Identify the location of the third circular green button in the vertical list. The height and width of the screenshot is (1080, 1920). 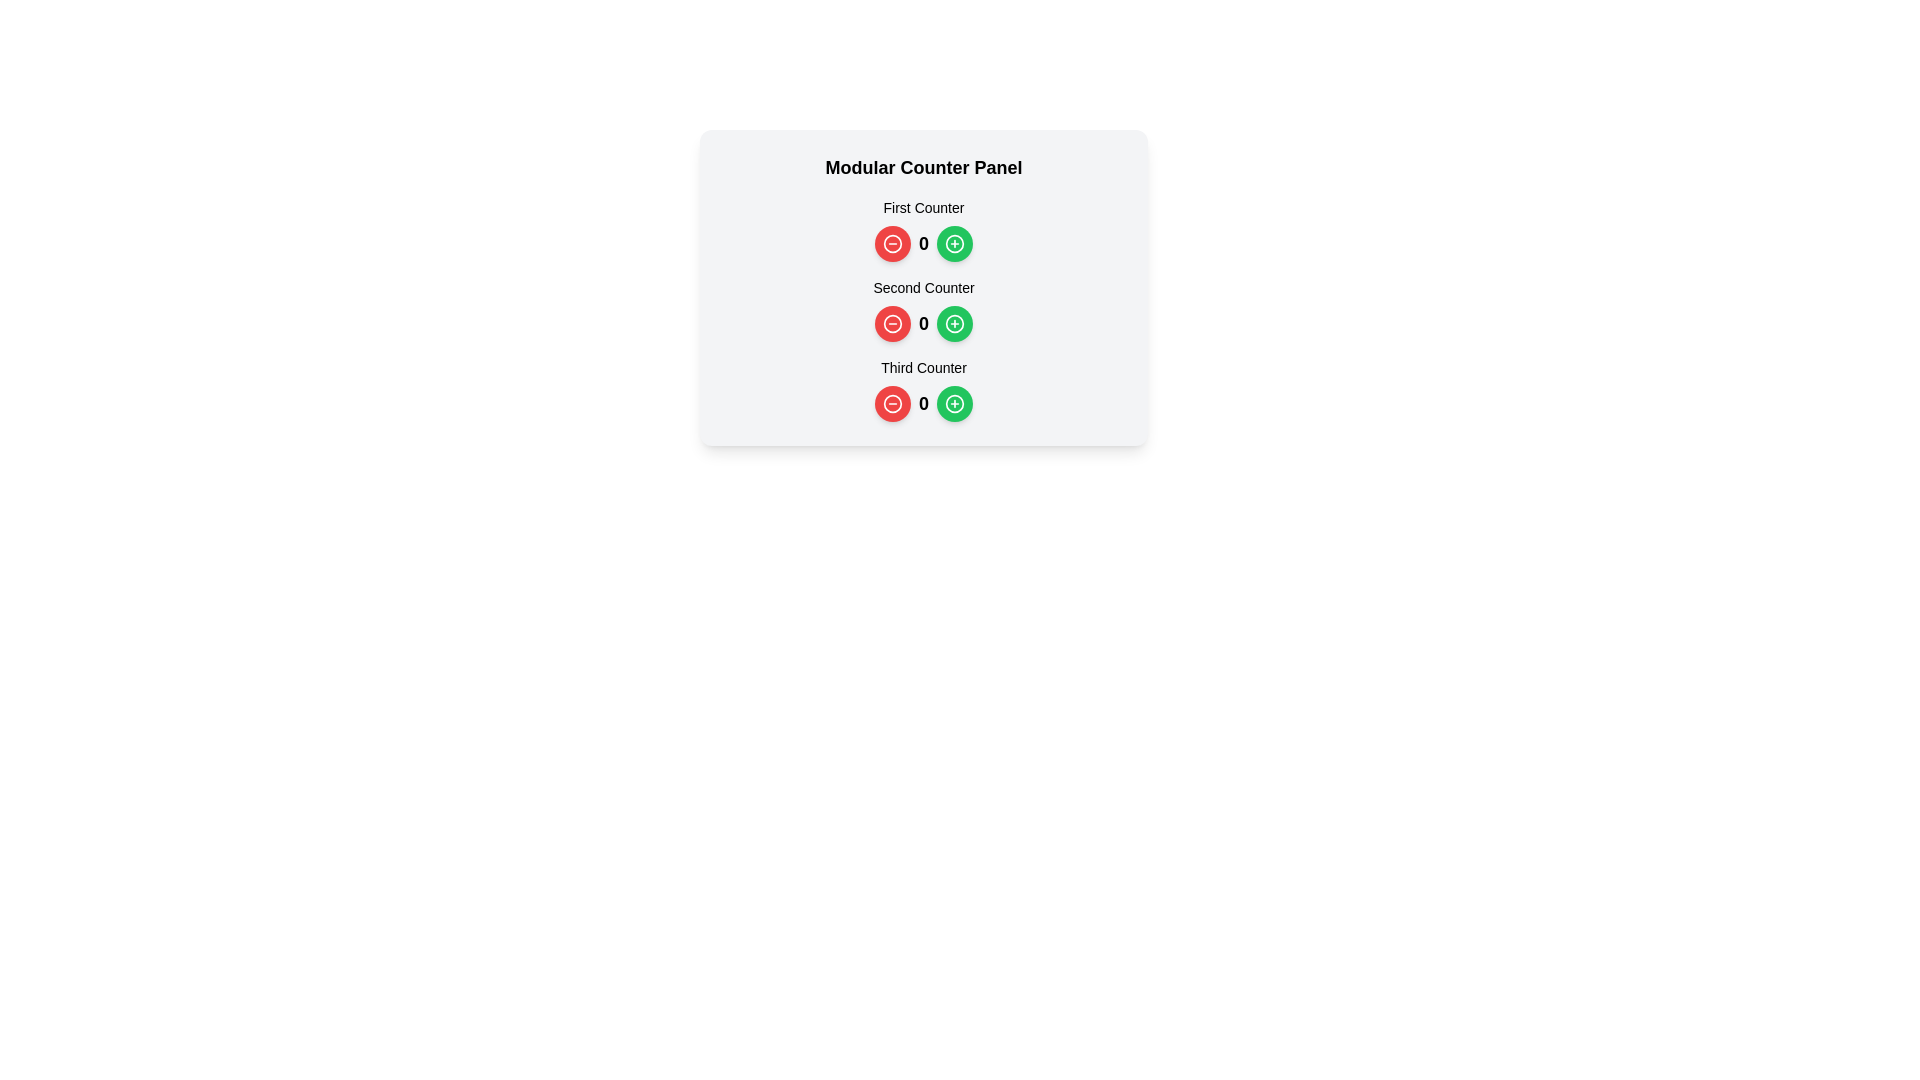
(954, 404).